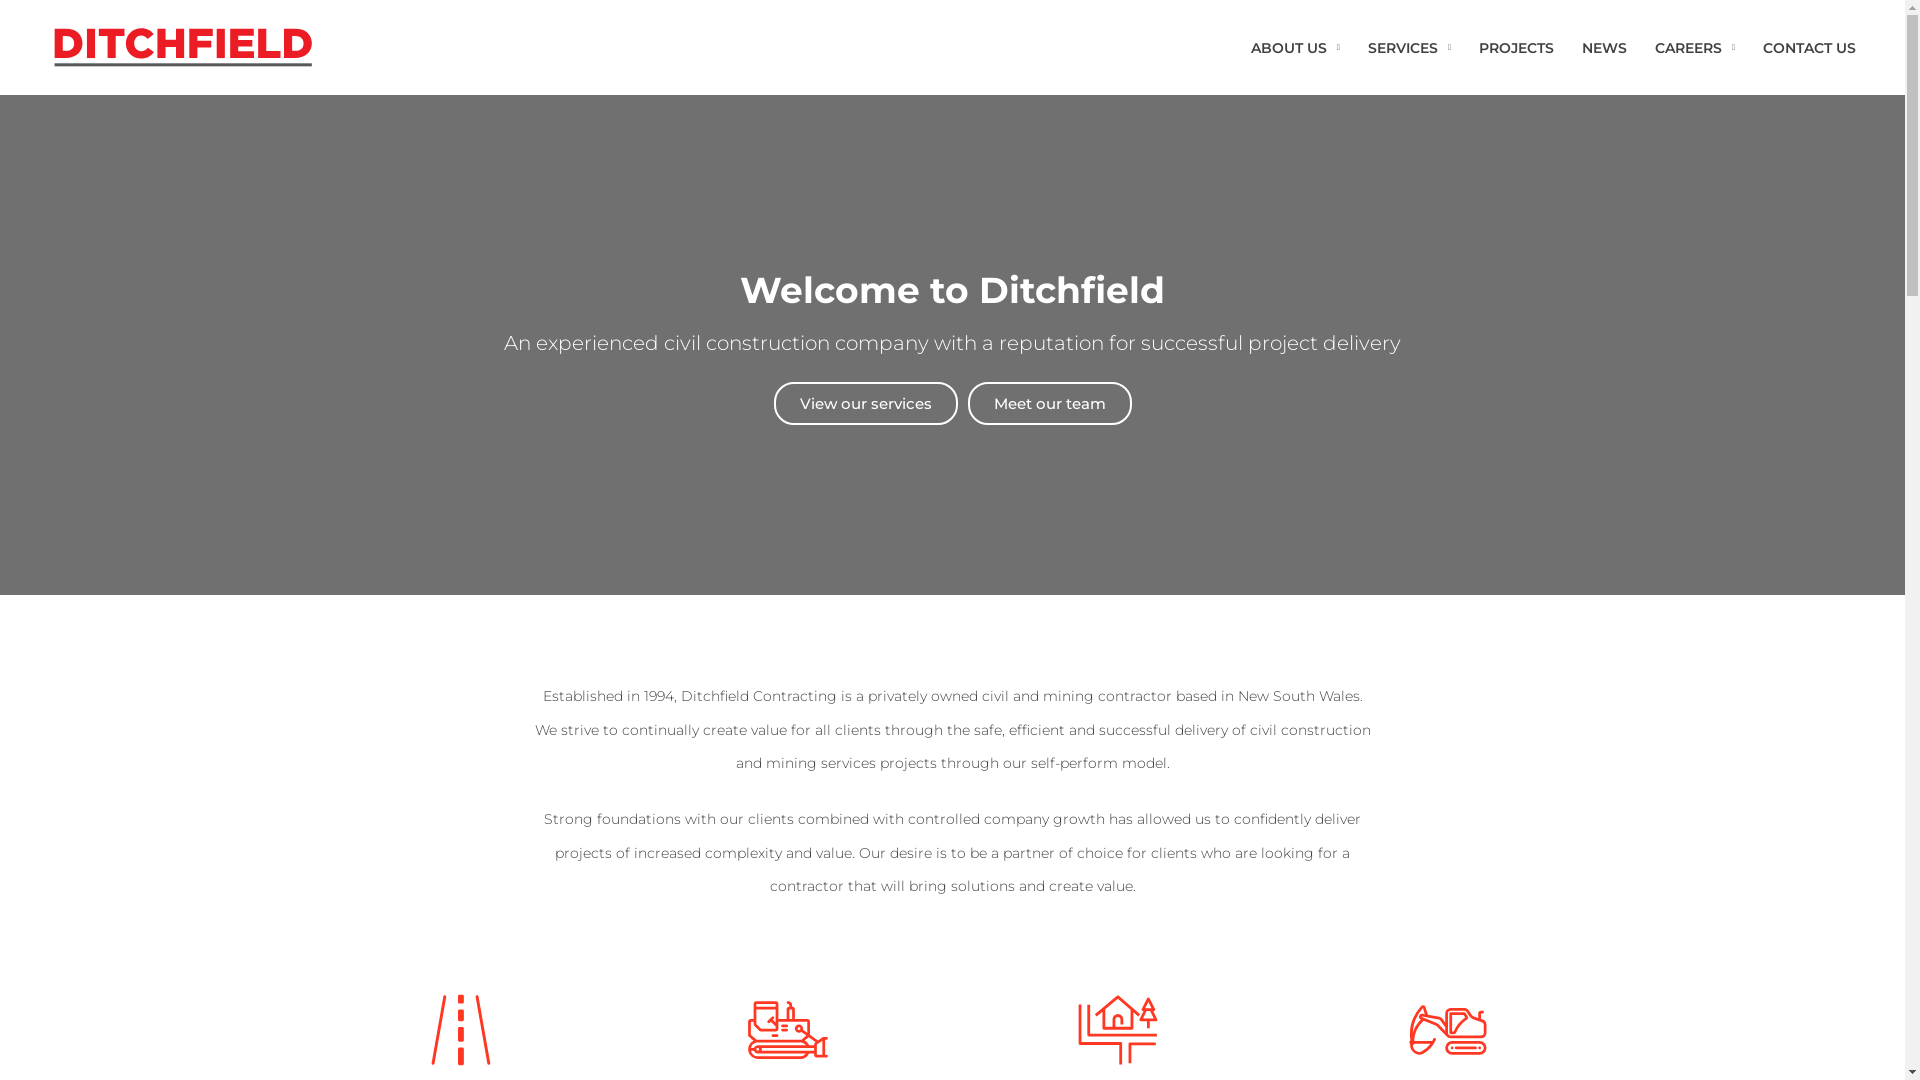  What do you see at coordinates (1516, 46) in the screenshot?
I see `'PROJECTS'` at bounding box center [1516, 46].